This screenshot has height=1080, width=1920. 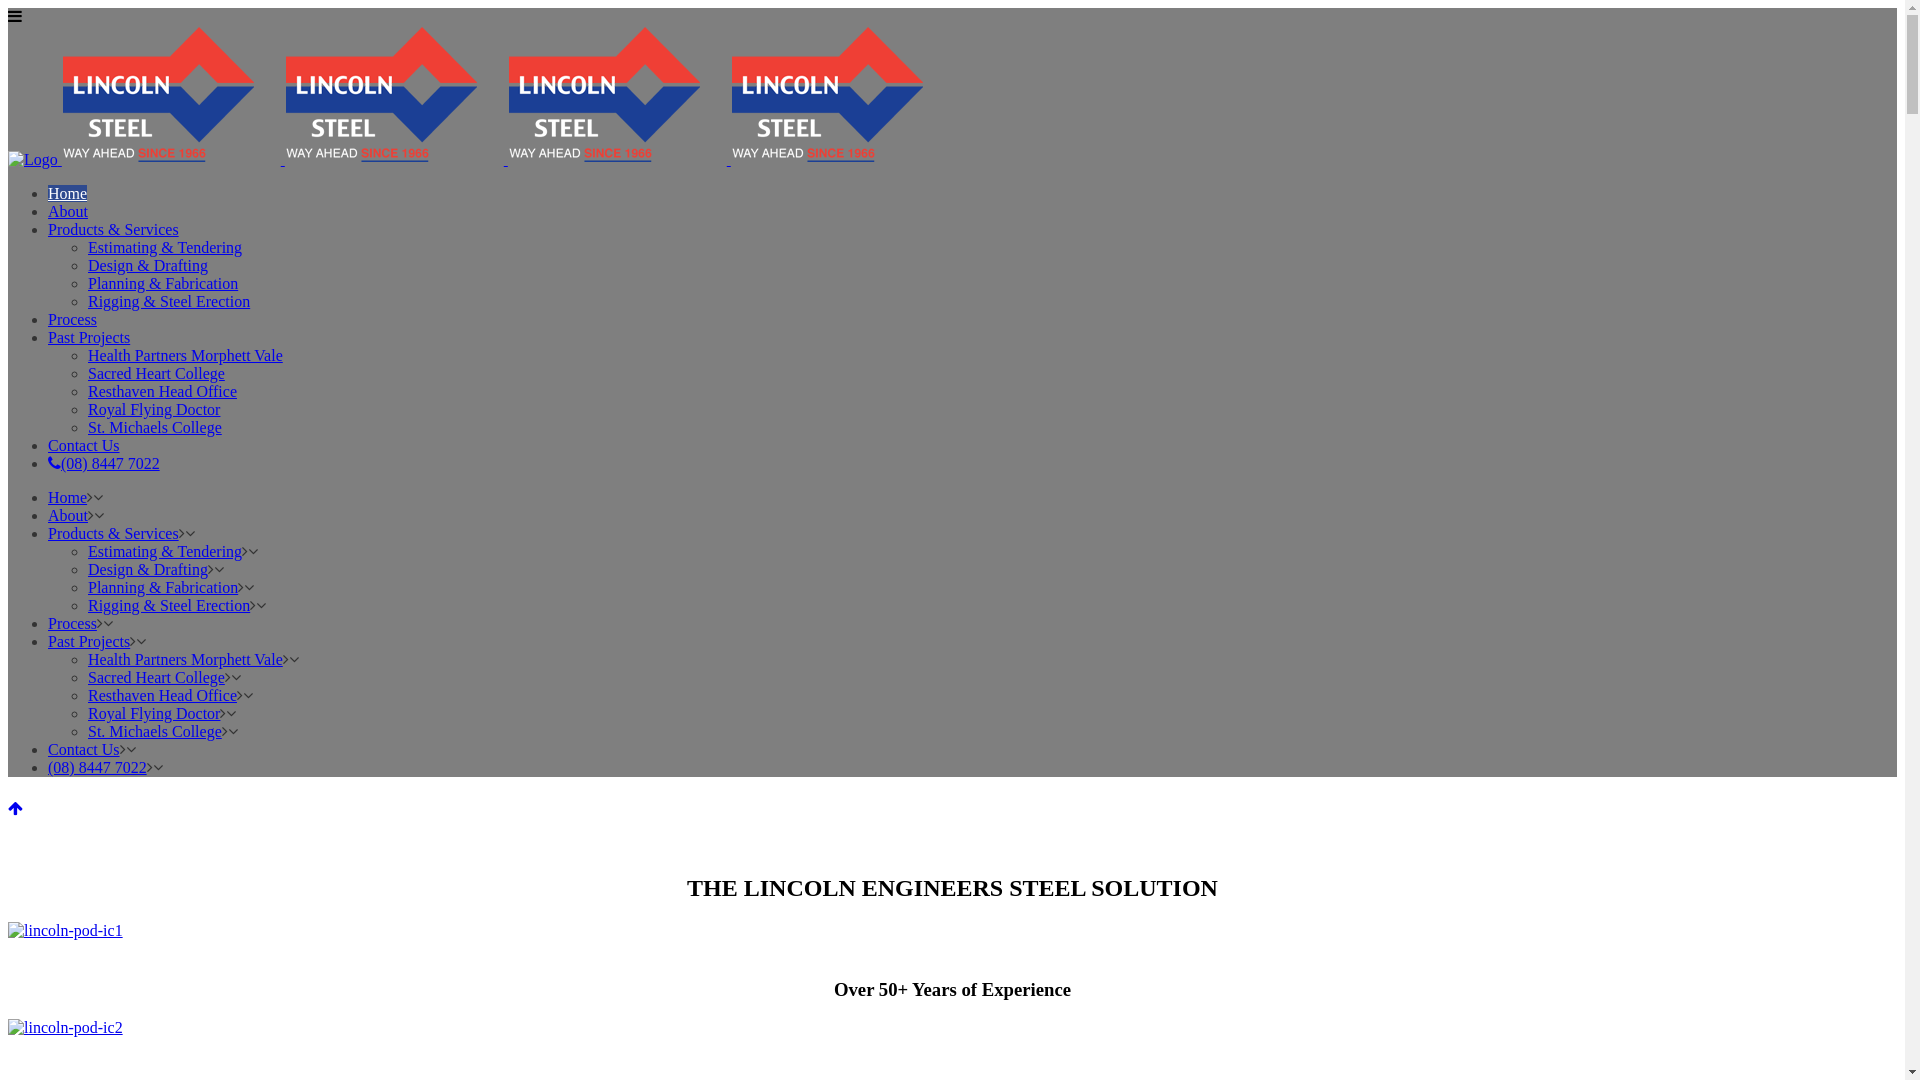 What do you see at coordinates (163, 586) in the screenshot?
I see `'Planning & Fabrication'` at bounding box center [163, 586].